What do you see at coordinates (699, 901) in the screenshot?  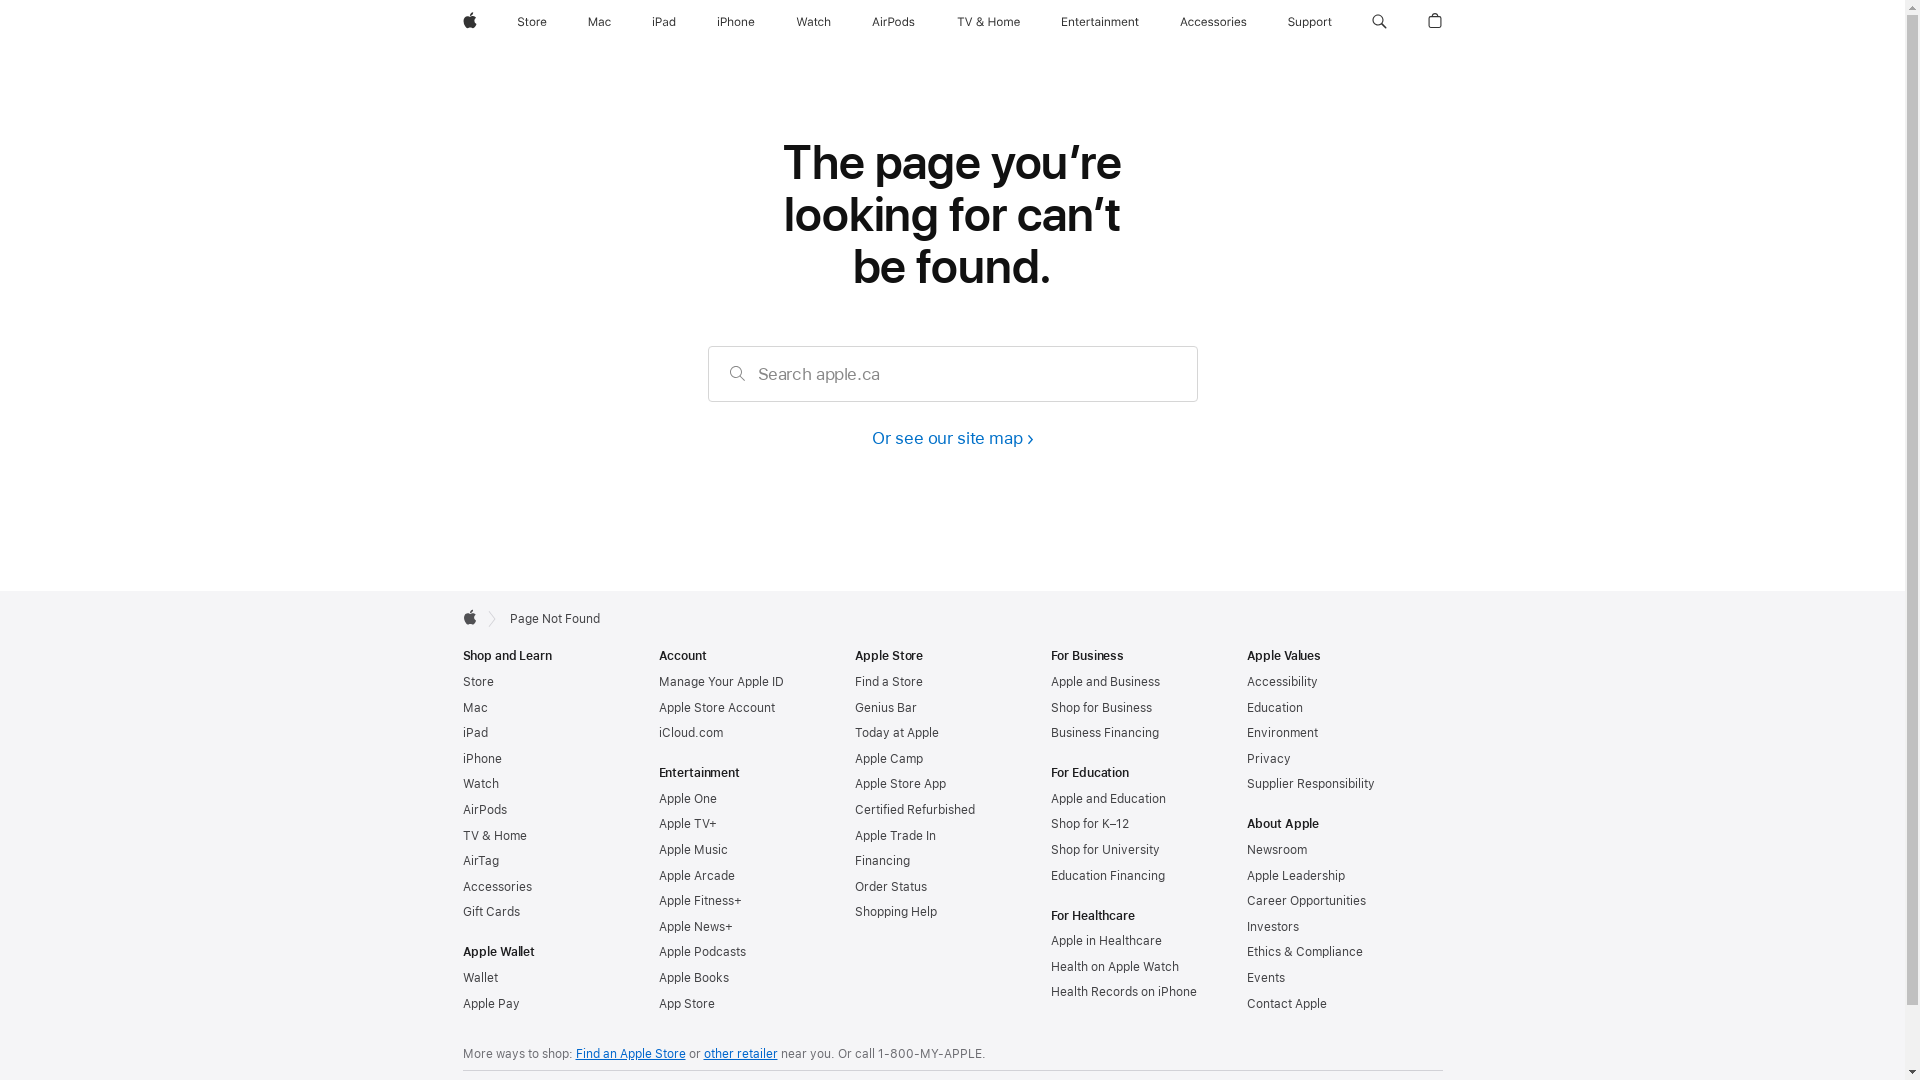 I see `'Apple Fitness+'` at bounding box center [699, 901].